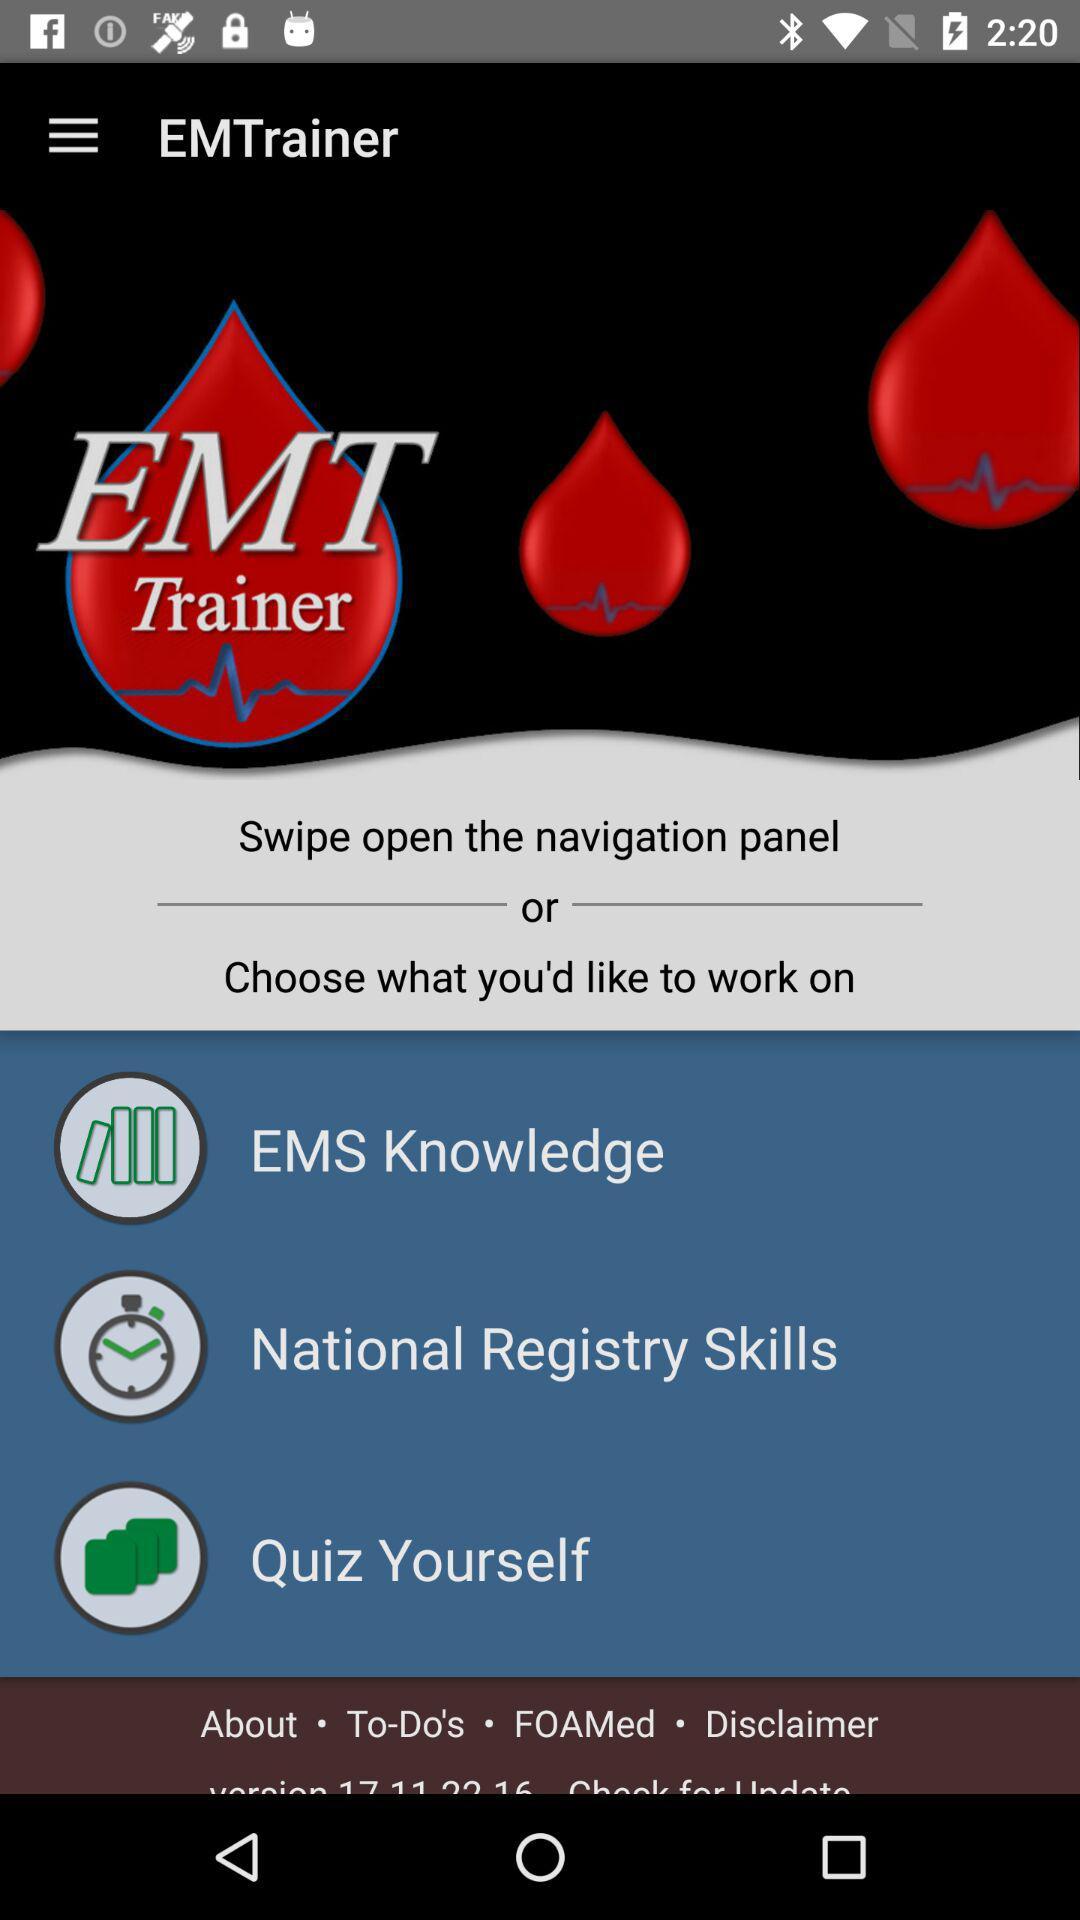  What do you see at coordinates (585, 1721) in the screenshot?
I see `the foamed item` at bounding box center [585, 1721].